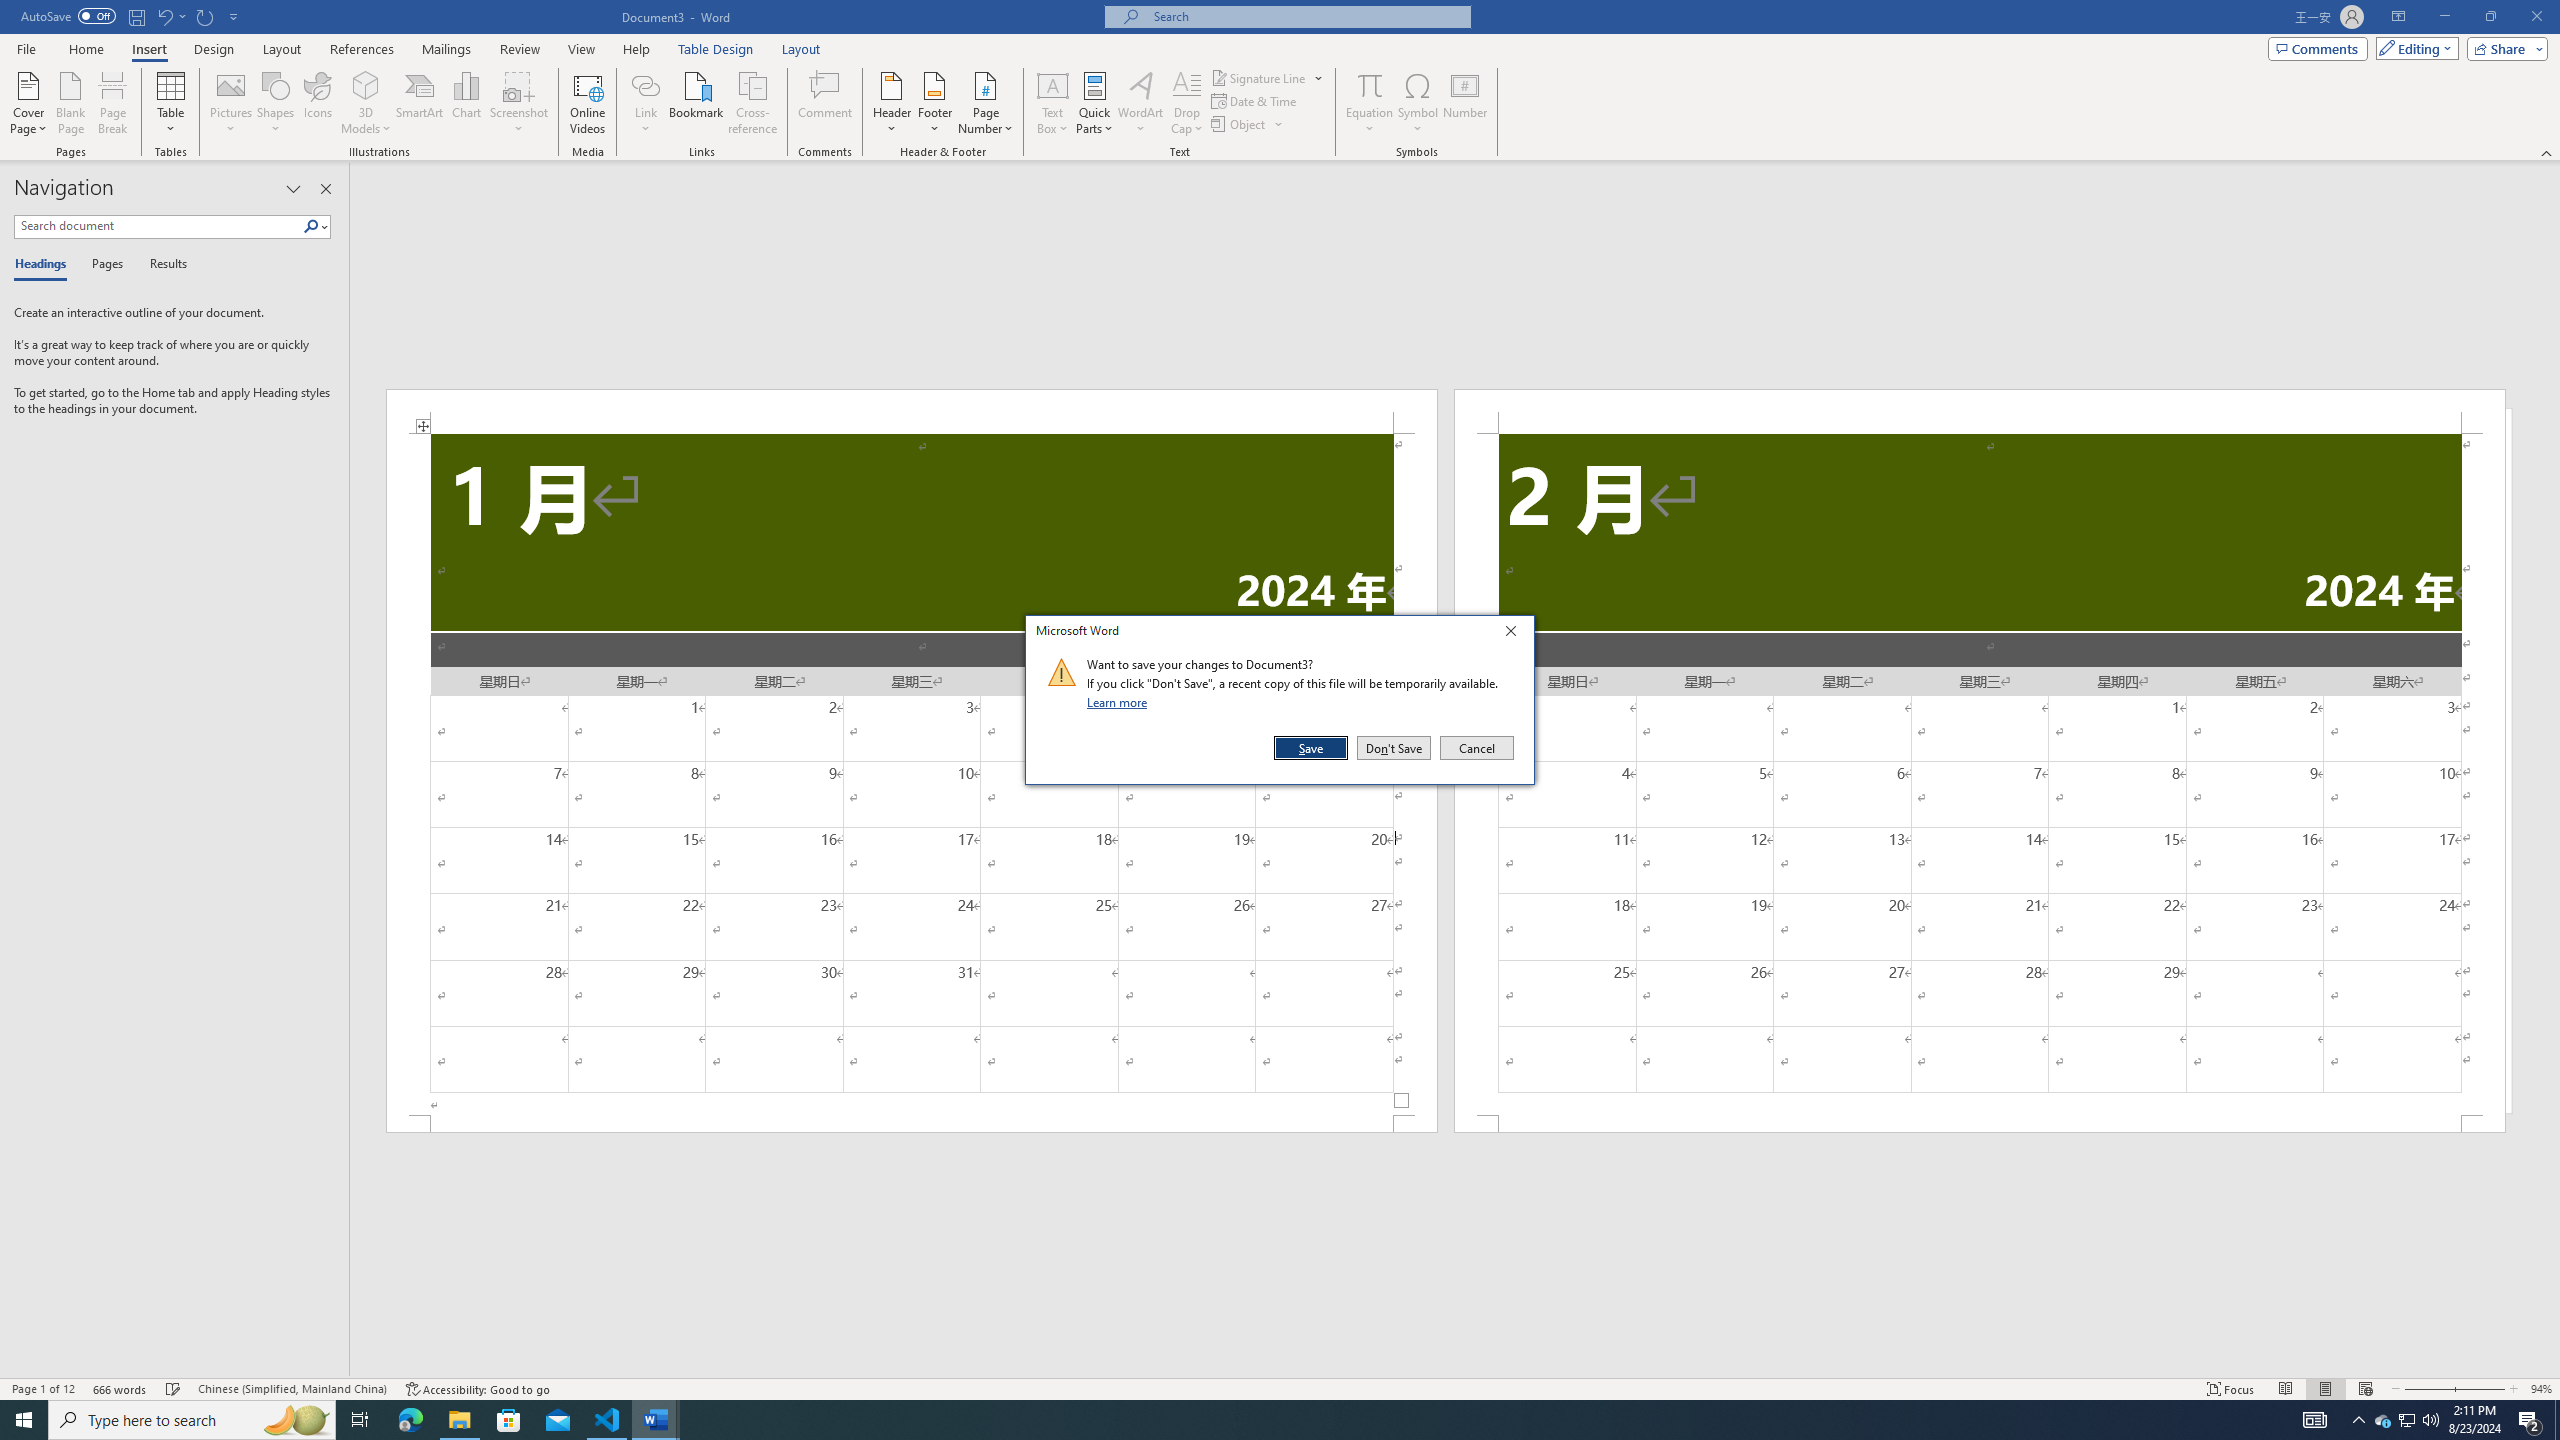 The image size is (2560, 1440). What do you see at coordinates (2413, 47) in the screenshot?
I see `'Mode'` at bounding box center [2413, 47].